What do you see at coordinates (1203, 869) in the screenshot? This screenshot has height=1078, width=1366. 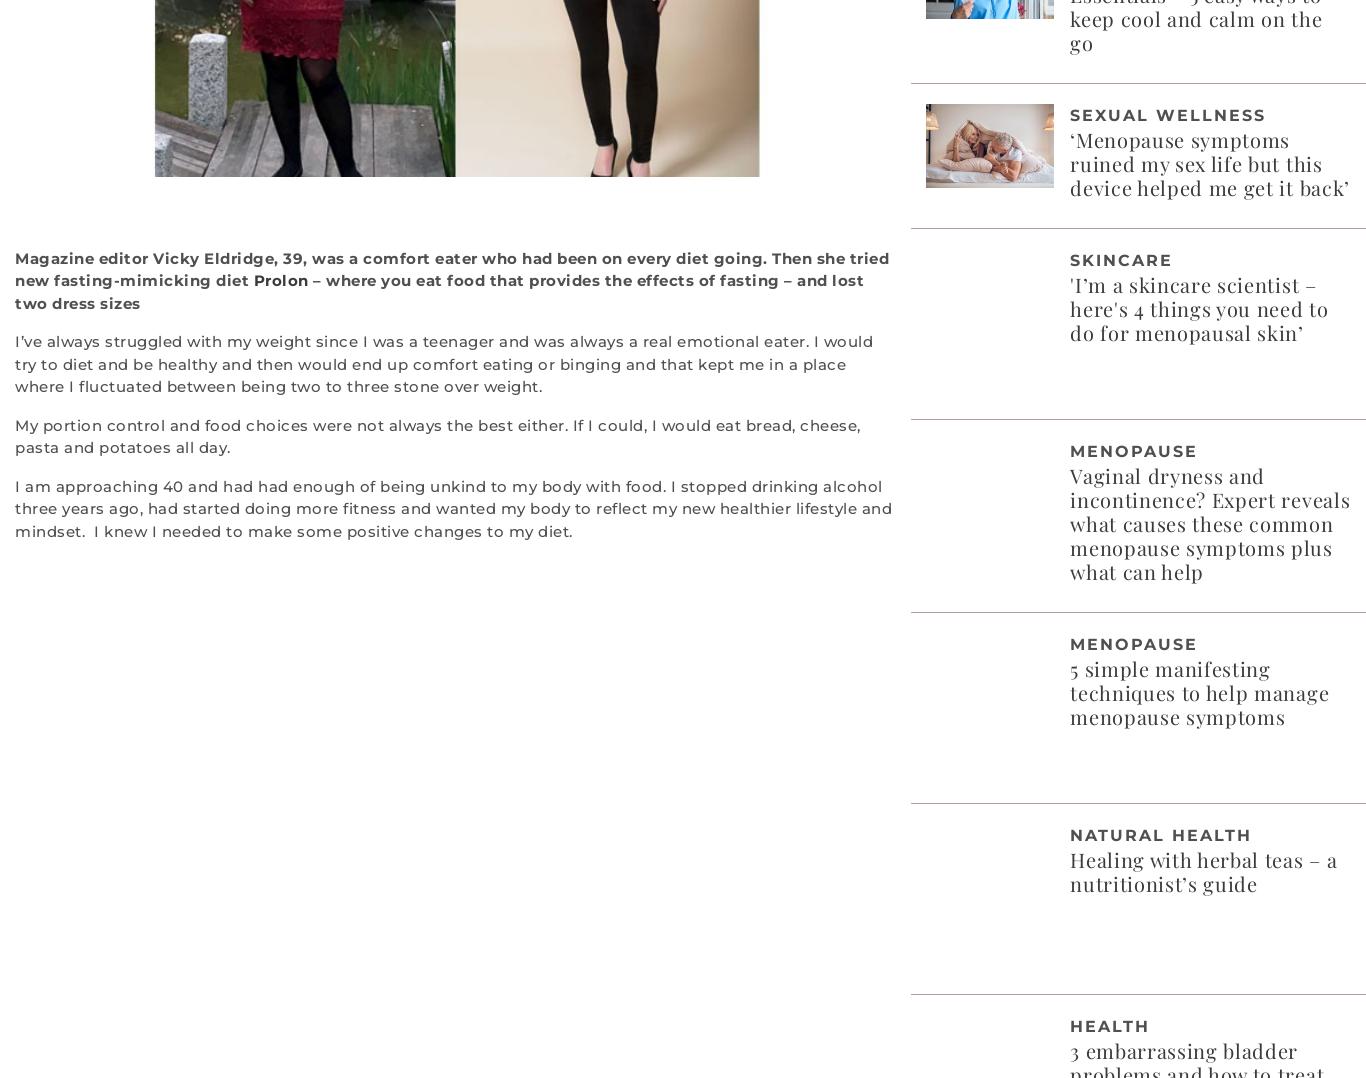 I see `'Healing with herbal teas  – a nutritionist’s guide'` at bounding box center [1203, 869].